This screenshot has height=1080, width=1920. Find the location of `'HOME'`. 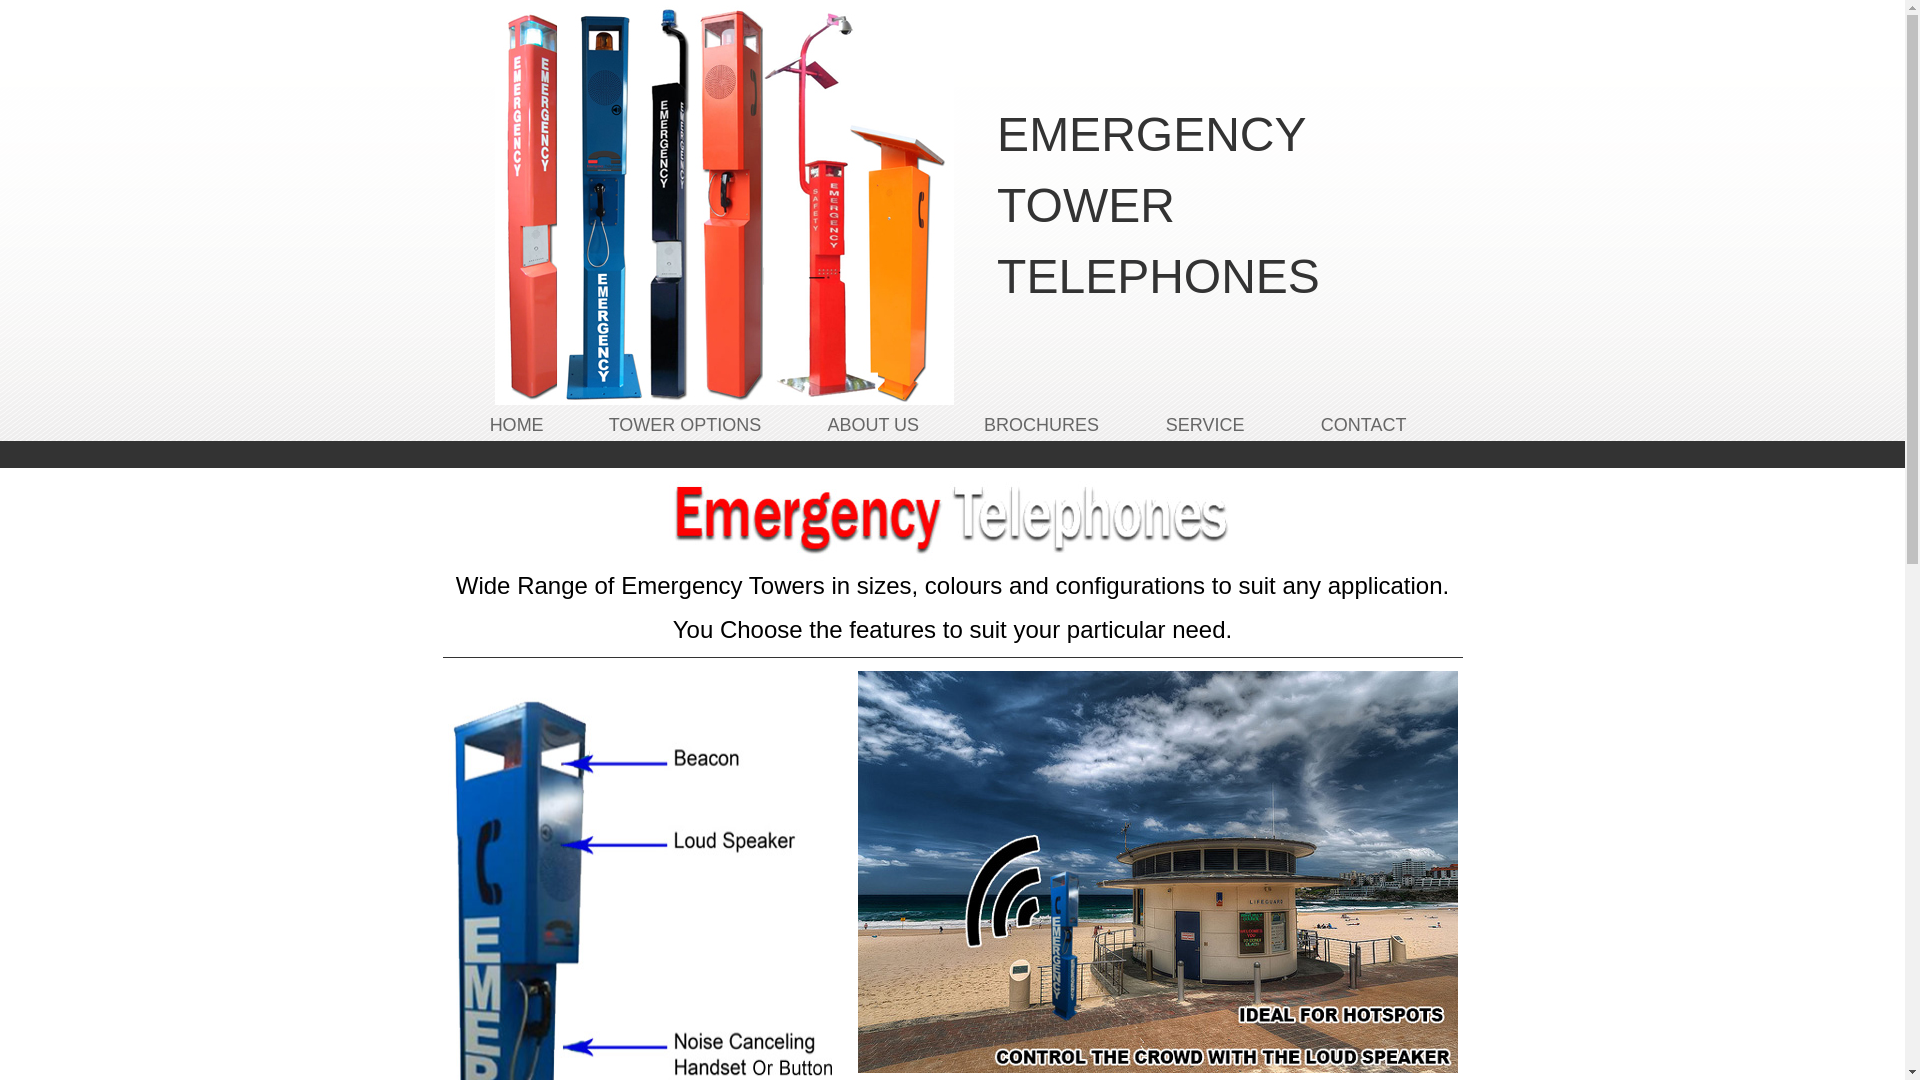

'HOME' is located at coordinates (517, 423).